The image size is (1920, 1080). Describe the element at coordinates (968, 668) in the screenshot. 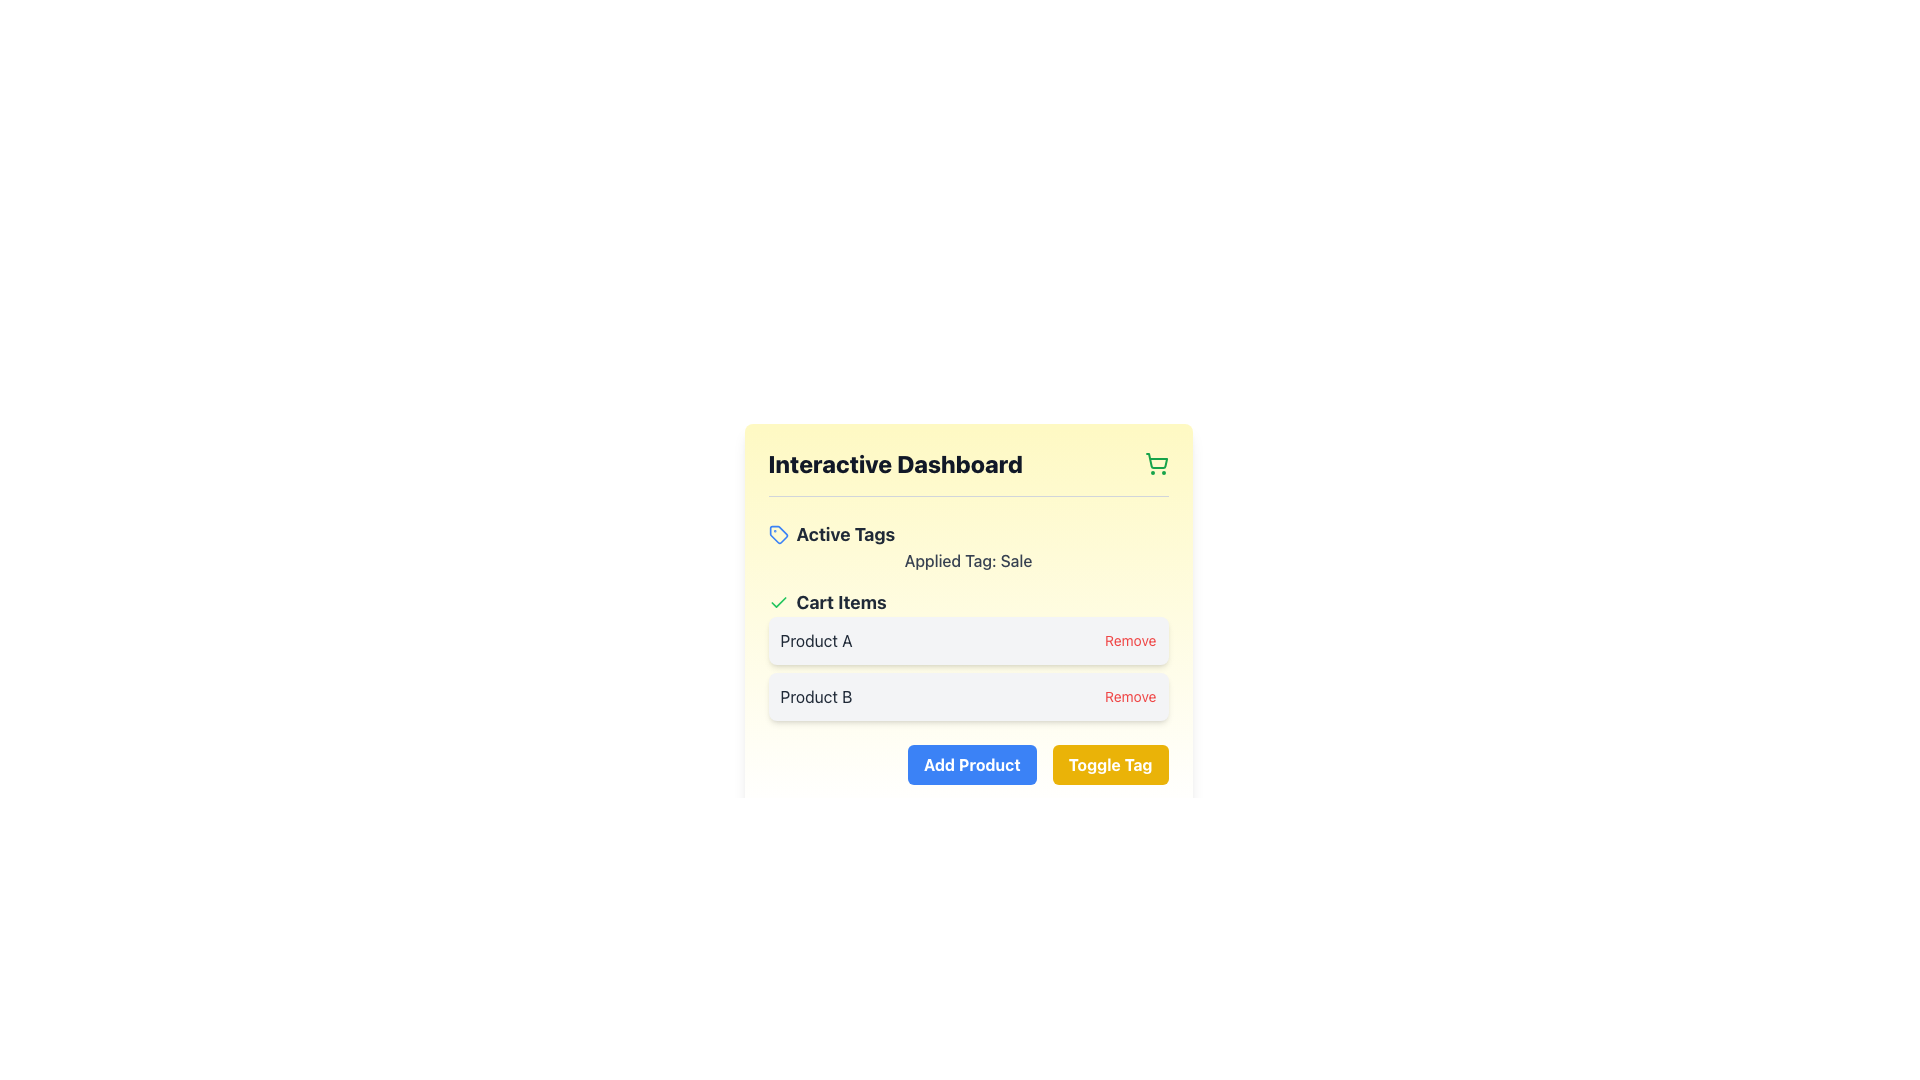

I see `the vertically arranged list of items labeled 'Product A' and 'Product B' with accompanying 'Remove' links in red text located in the 'Cart Items' section of the interface` at that location.